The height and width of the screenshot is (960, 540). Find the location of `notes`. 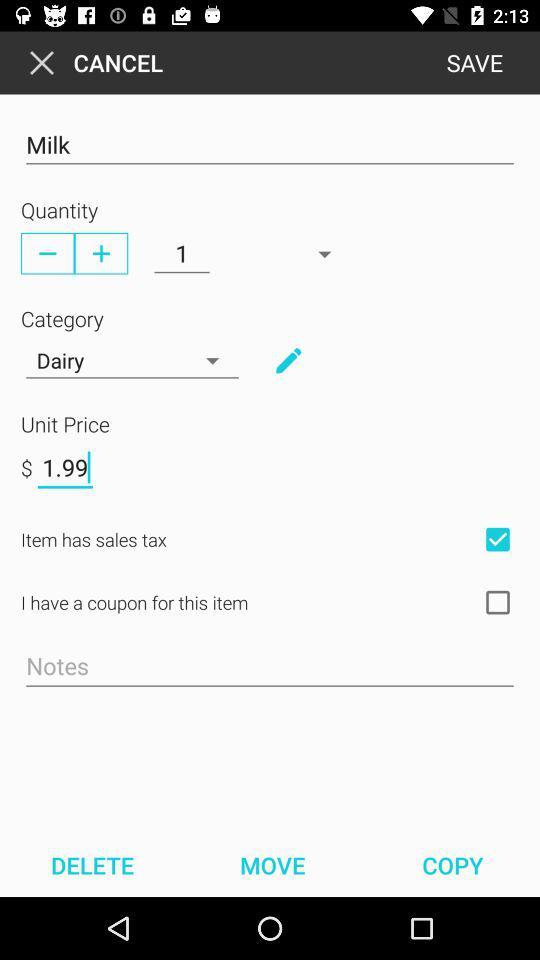

notes is located at coordinates (270, 667).